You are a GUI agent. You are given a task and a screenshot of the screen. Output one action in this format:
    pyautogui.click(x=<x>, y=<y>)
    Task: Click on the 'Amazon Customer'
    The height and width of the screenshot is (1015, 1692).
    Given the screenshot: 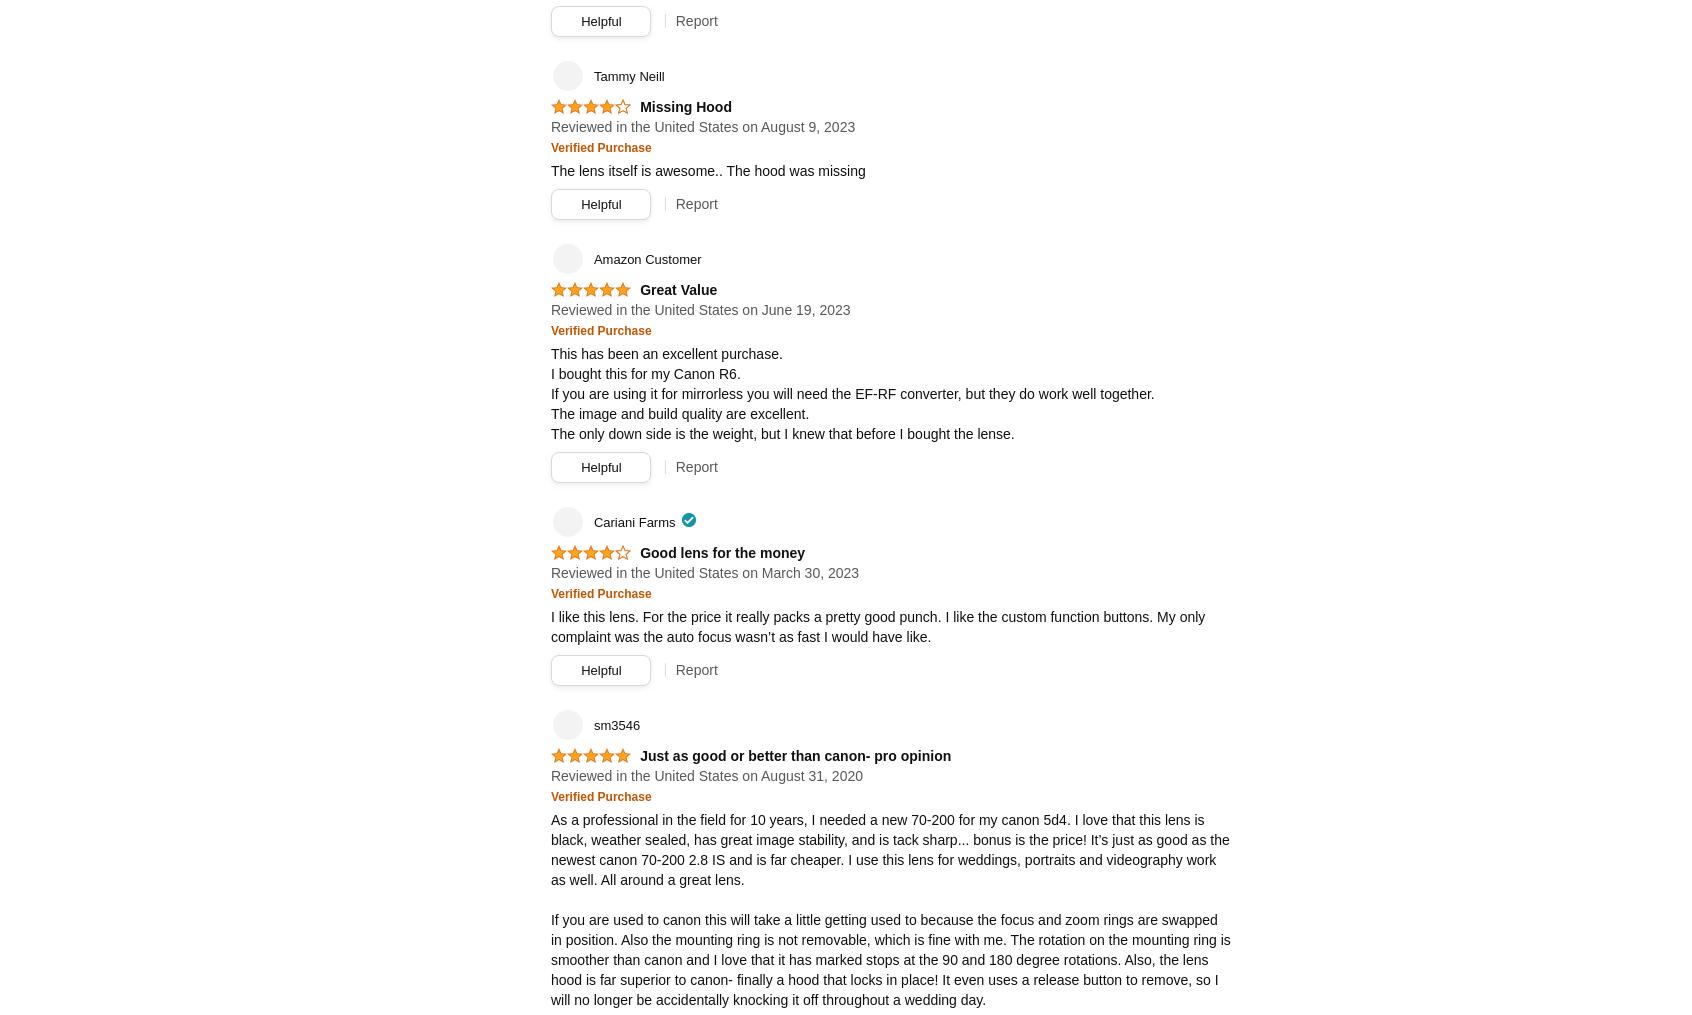 What is the action you would take?
    pyautogui.click(x=592, y=259)
    